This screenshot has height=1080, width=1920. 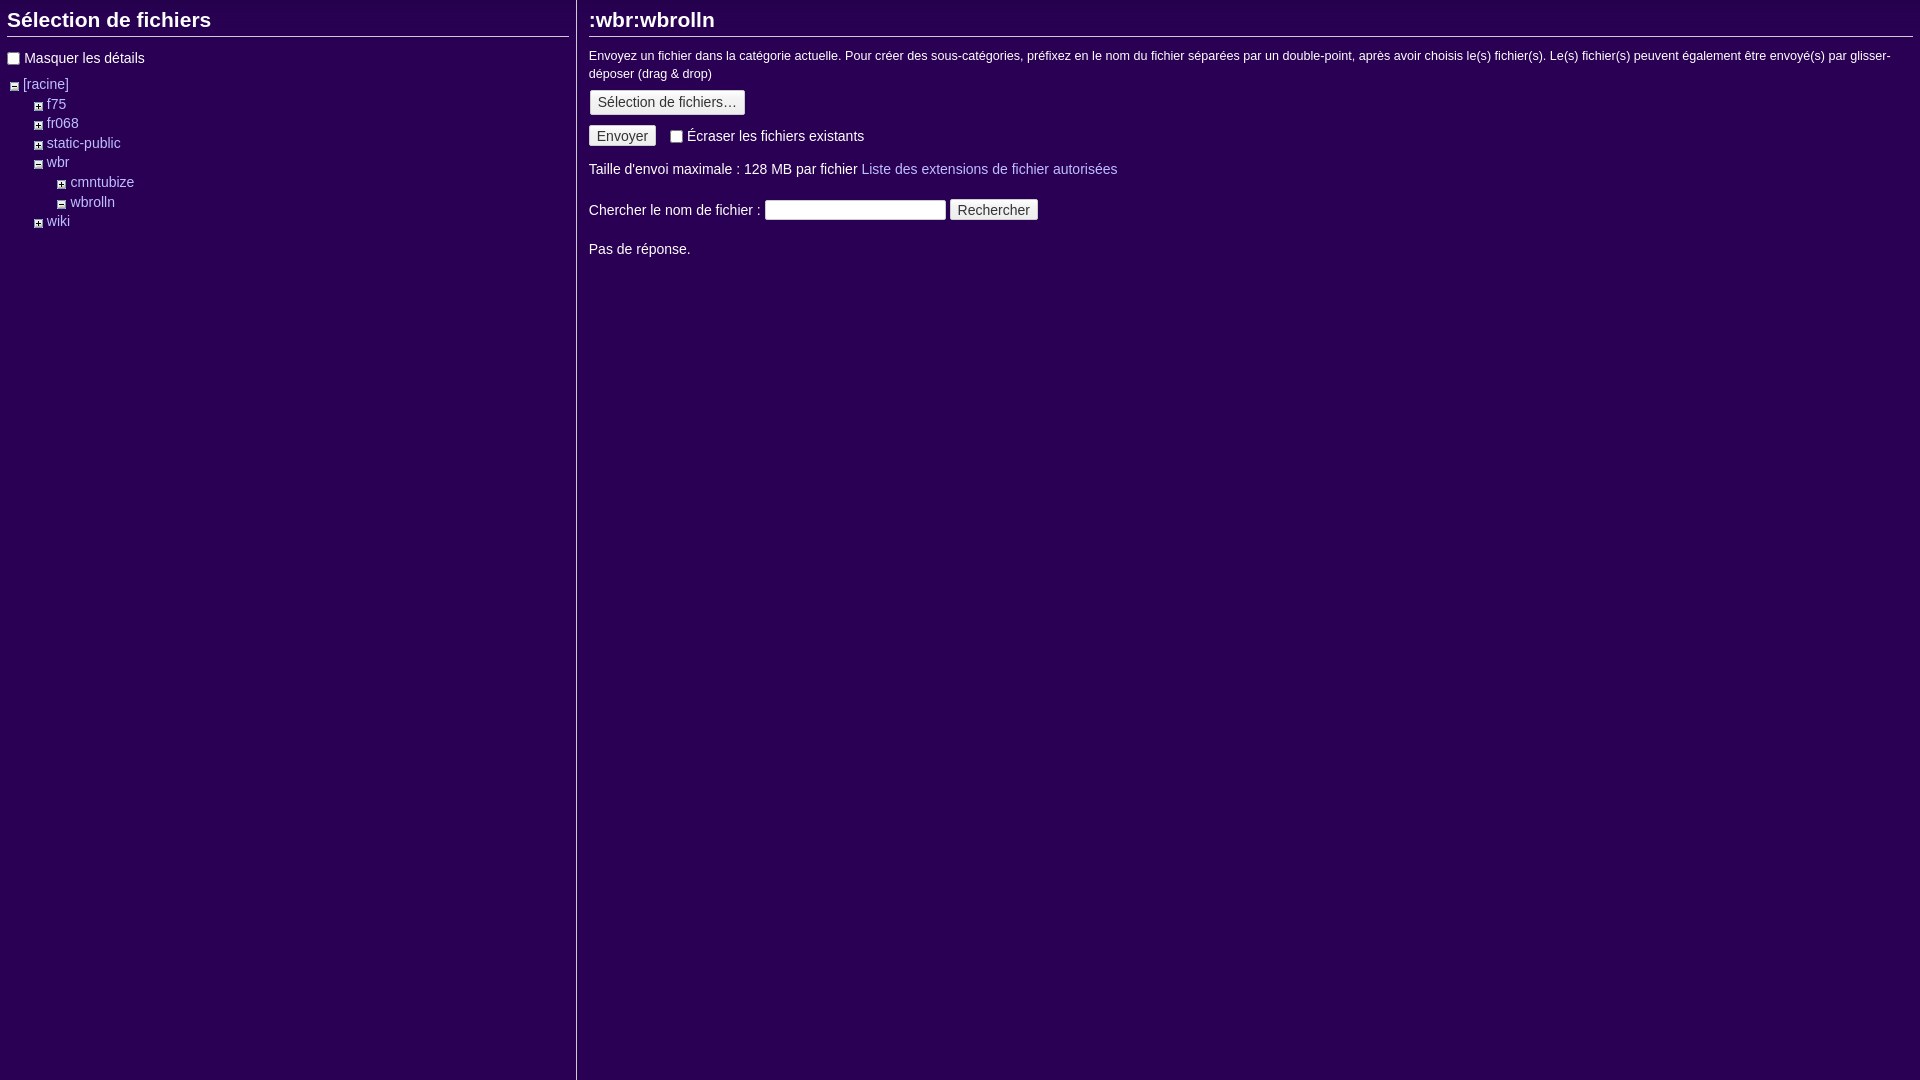 What do you see at coordinates (101, 181) in the screenshot?
I see `'cmntubize'` at bounding box center [101, 181].